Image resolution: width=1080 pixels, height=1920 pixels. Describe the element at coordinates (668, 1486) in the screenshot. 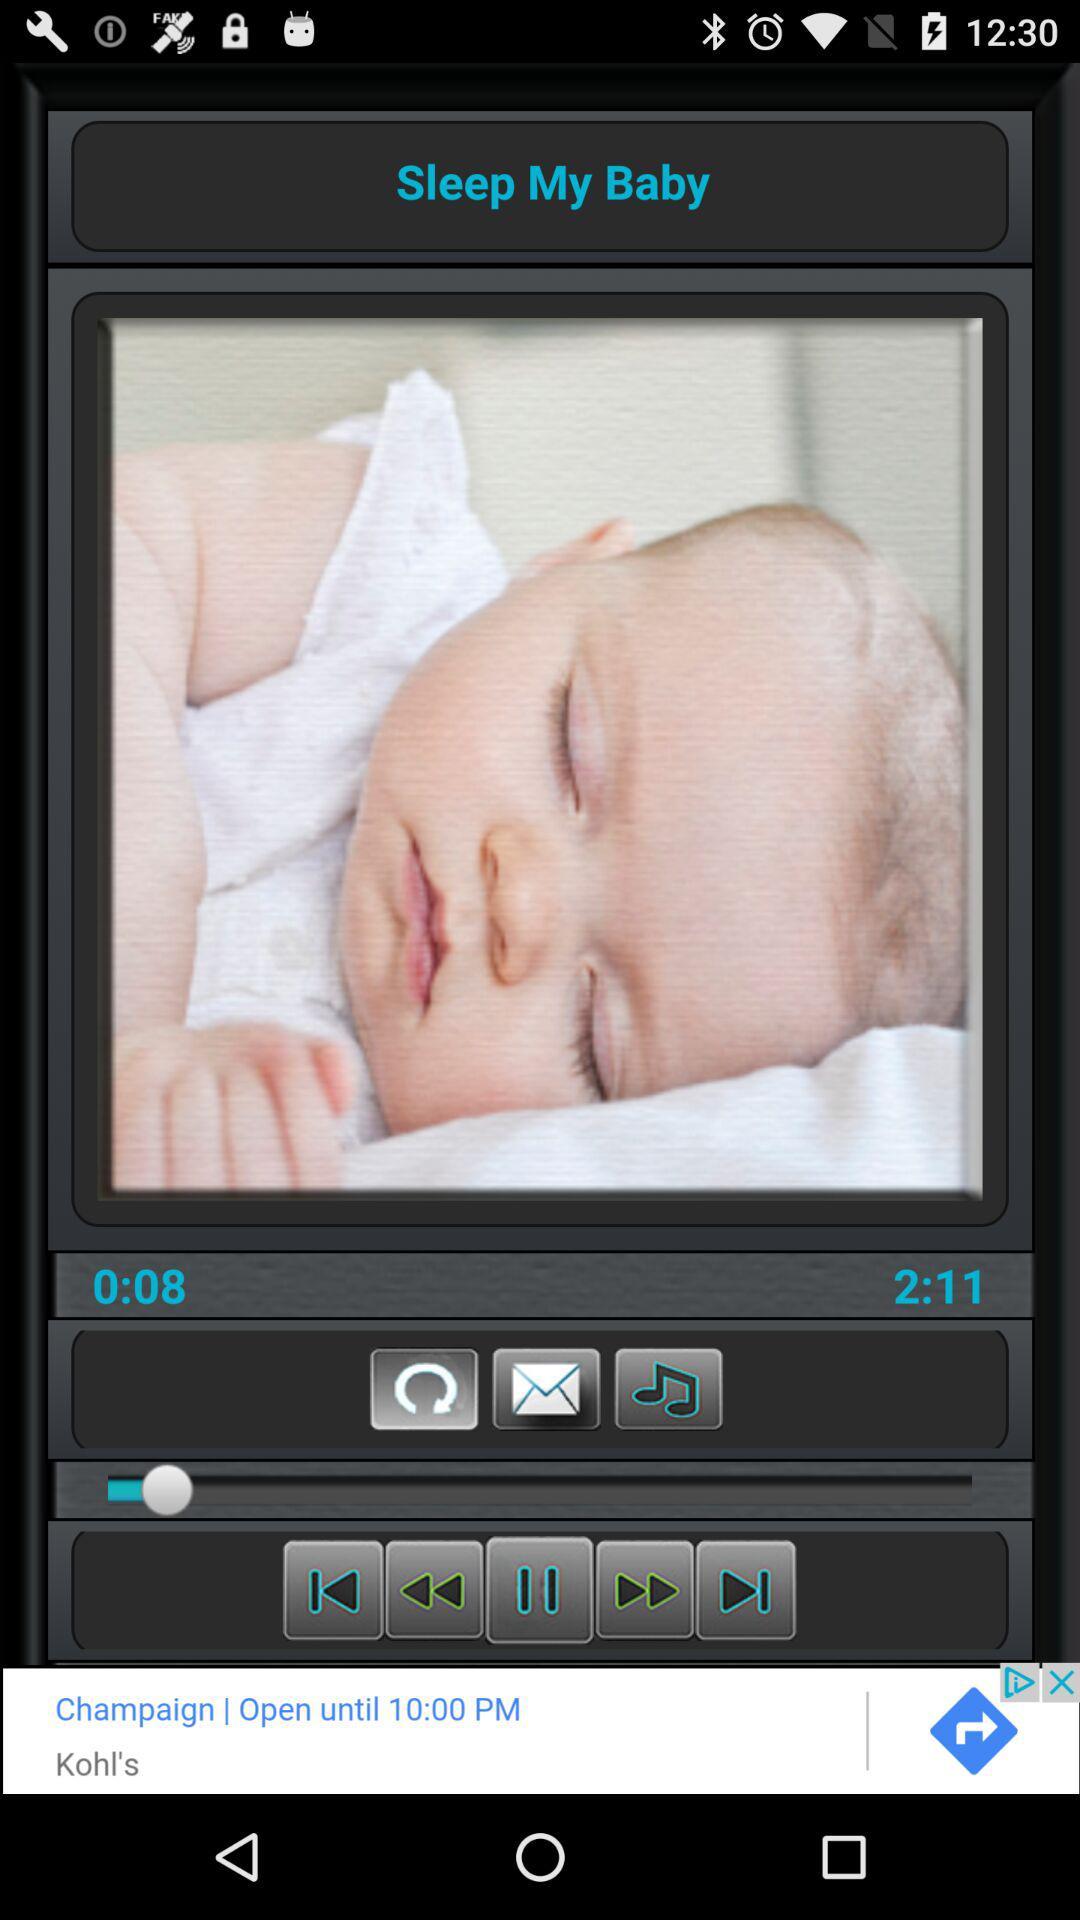

I see `the music icon` at that location.